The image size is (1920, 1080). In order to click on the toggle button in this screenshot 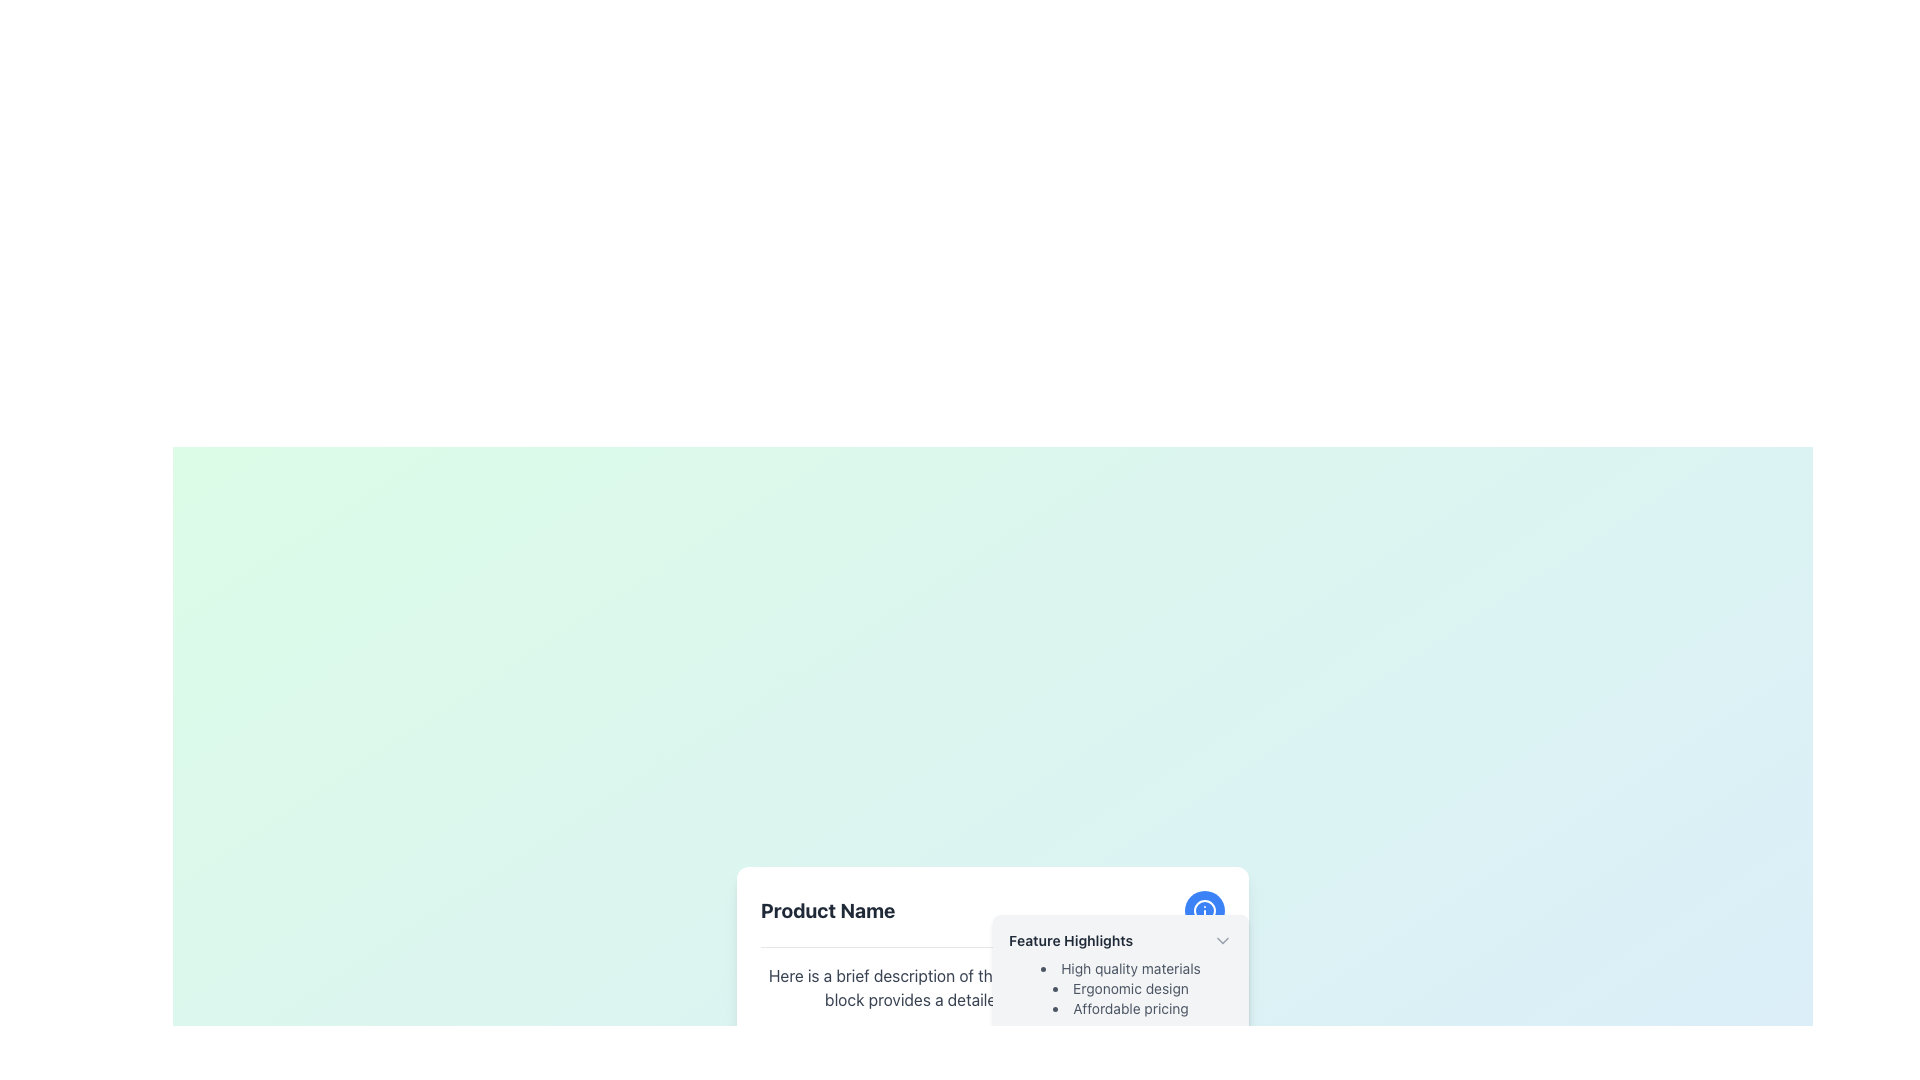, I will do `click(1222, 940)`.